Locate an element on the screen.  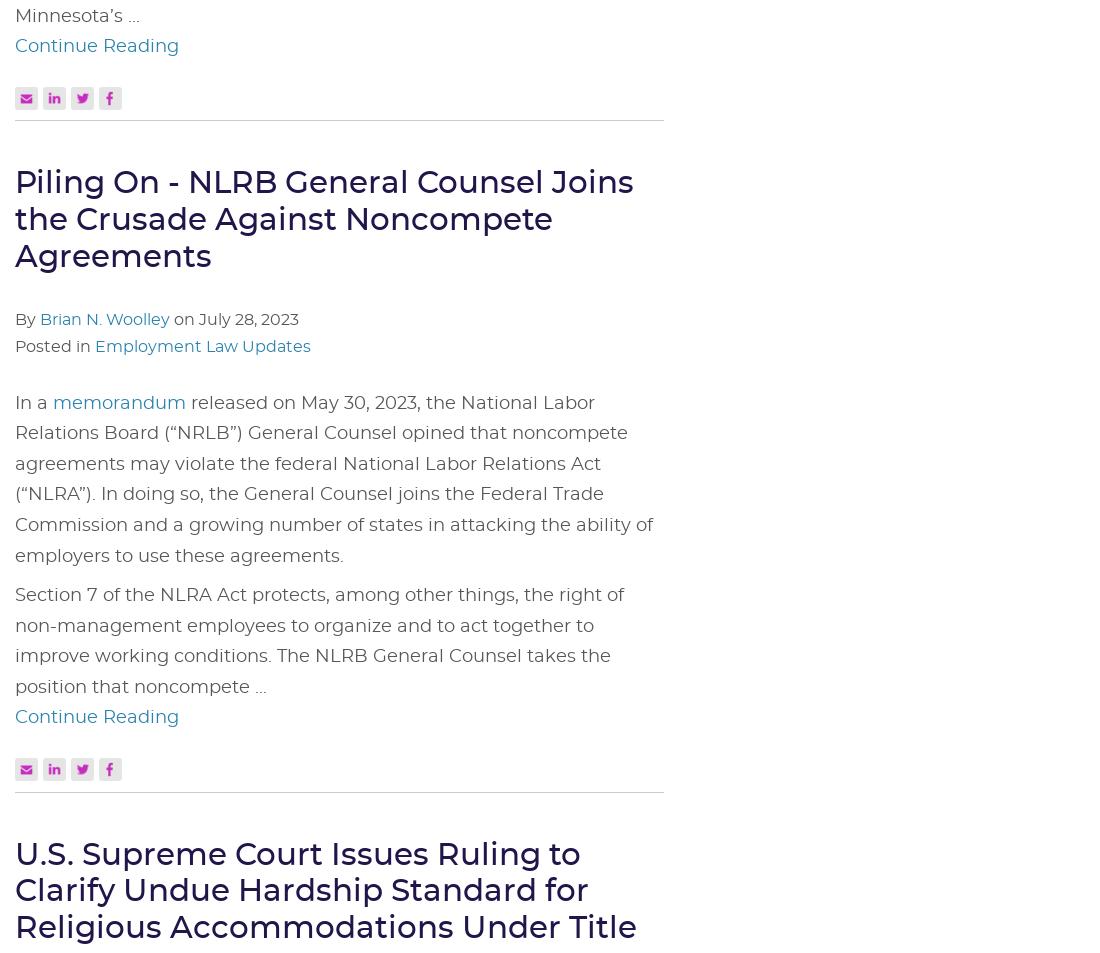
'Piling On - NLRB General Counsel Joins the Crusade Against Noncompete Agreements' is located at coordinates (323, 219).